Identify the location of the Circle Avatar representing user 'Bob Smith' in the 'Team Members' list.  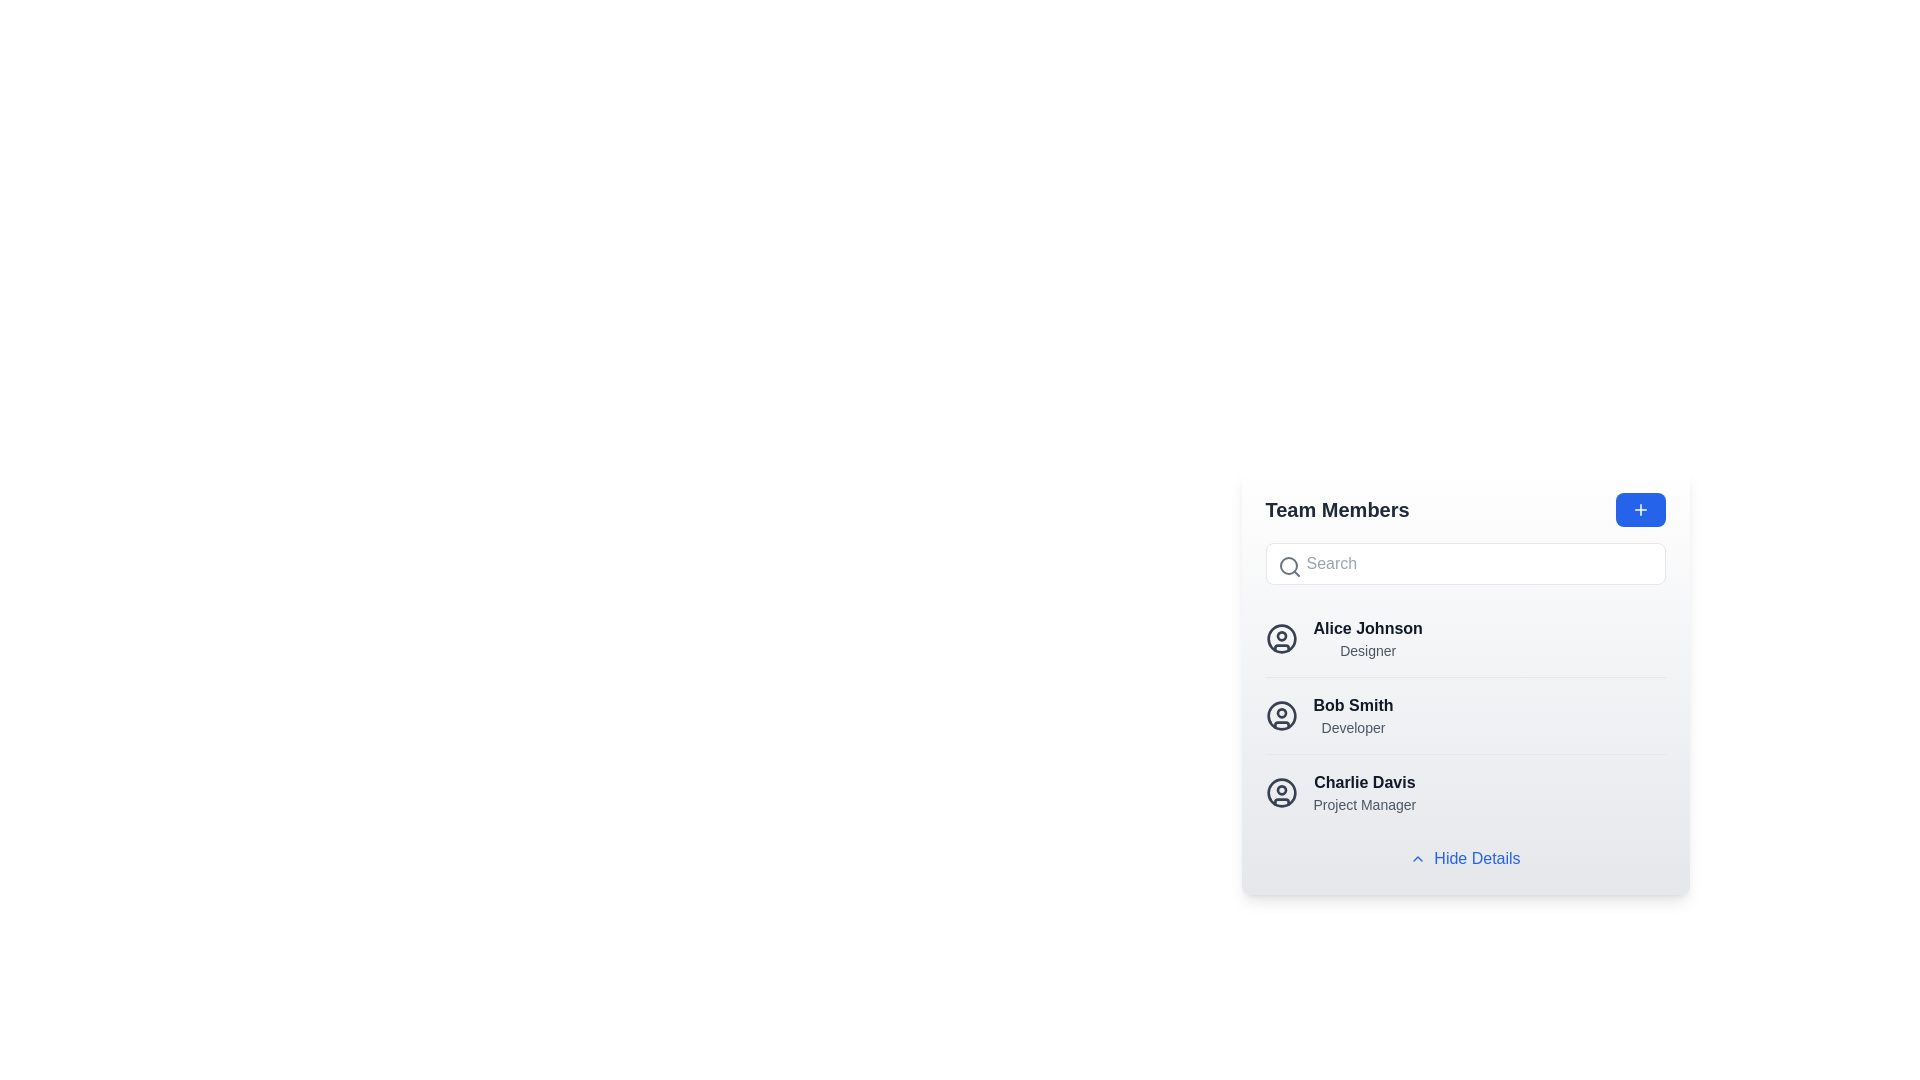
(1281, 715).